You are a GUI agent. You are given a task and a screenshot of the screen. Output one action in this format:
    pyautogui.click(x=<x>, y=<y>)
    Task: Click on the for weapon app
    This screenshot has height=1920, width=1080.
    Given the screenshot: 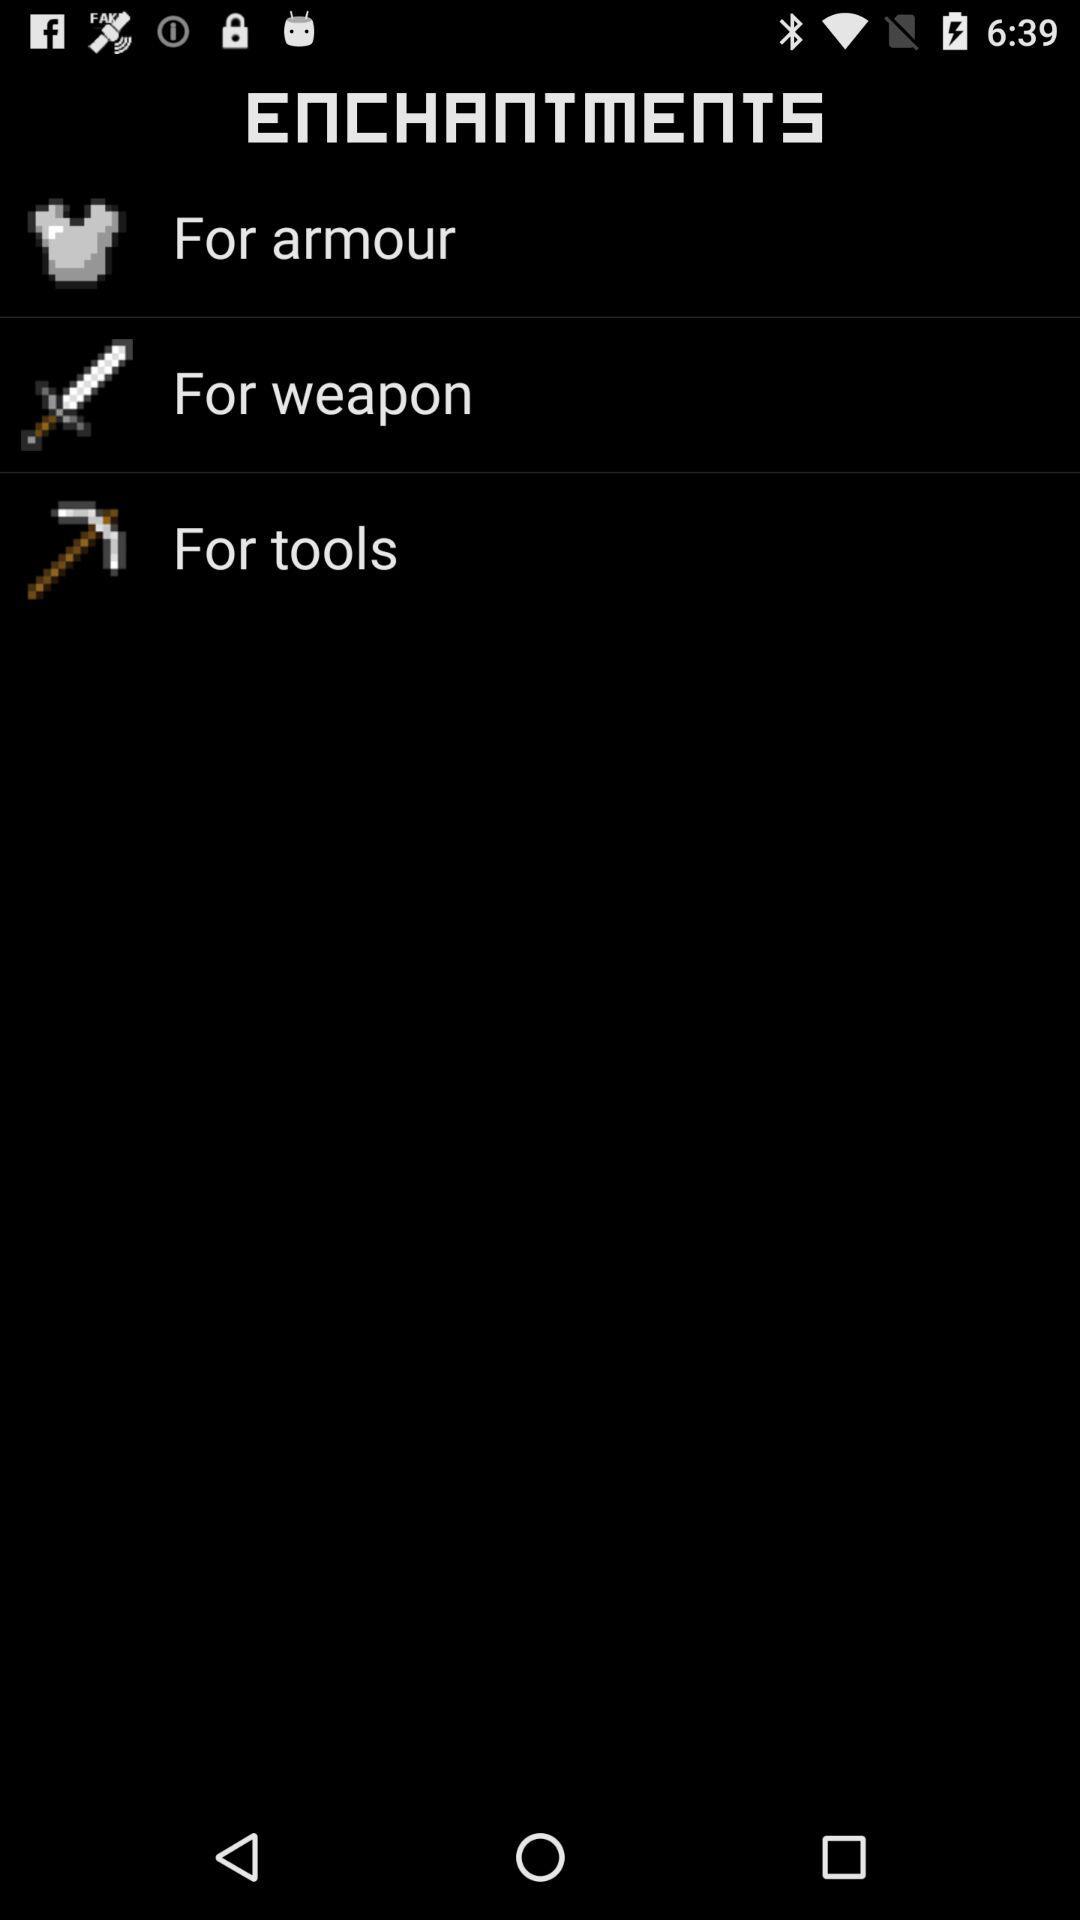 What is the action you would take?
    pyautogui.click(x=321, y=391)
    